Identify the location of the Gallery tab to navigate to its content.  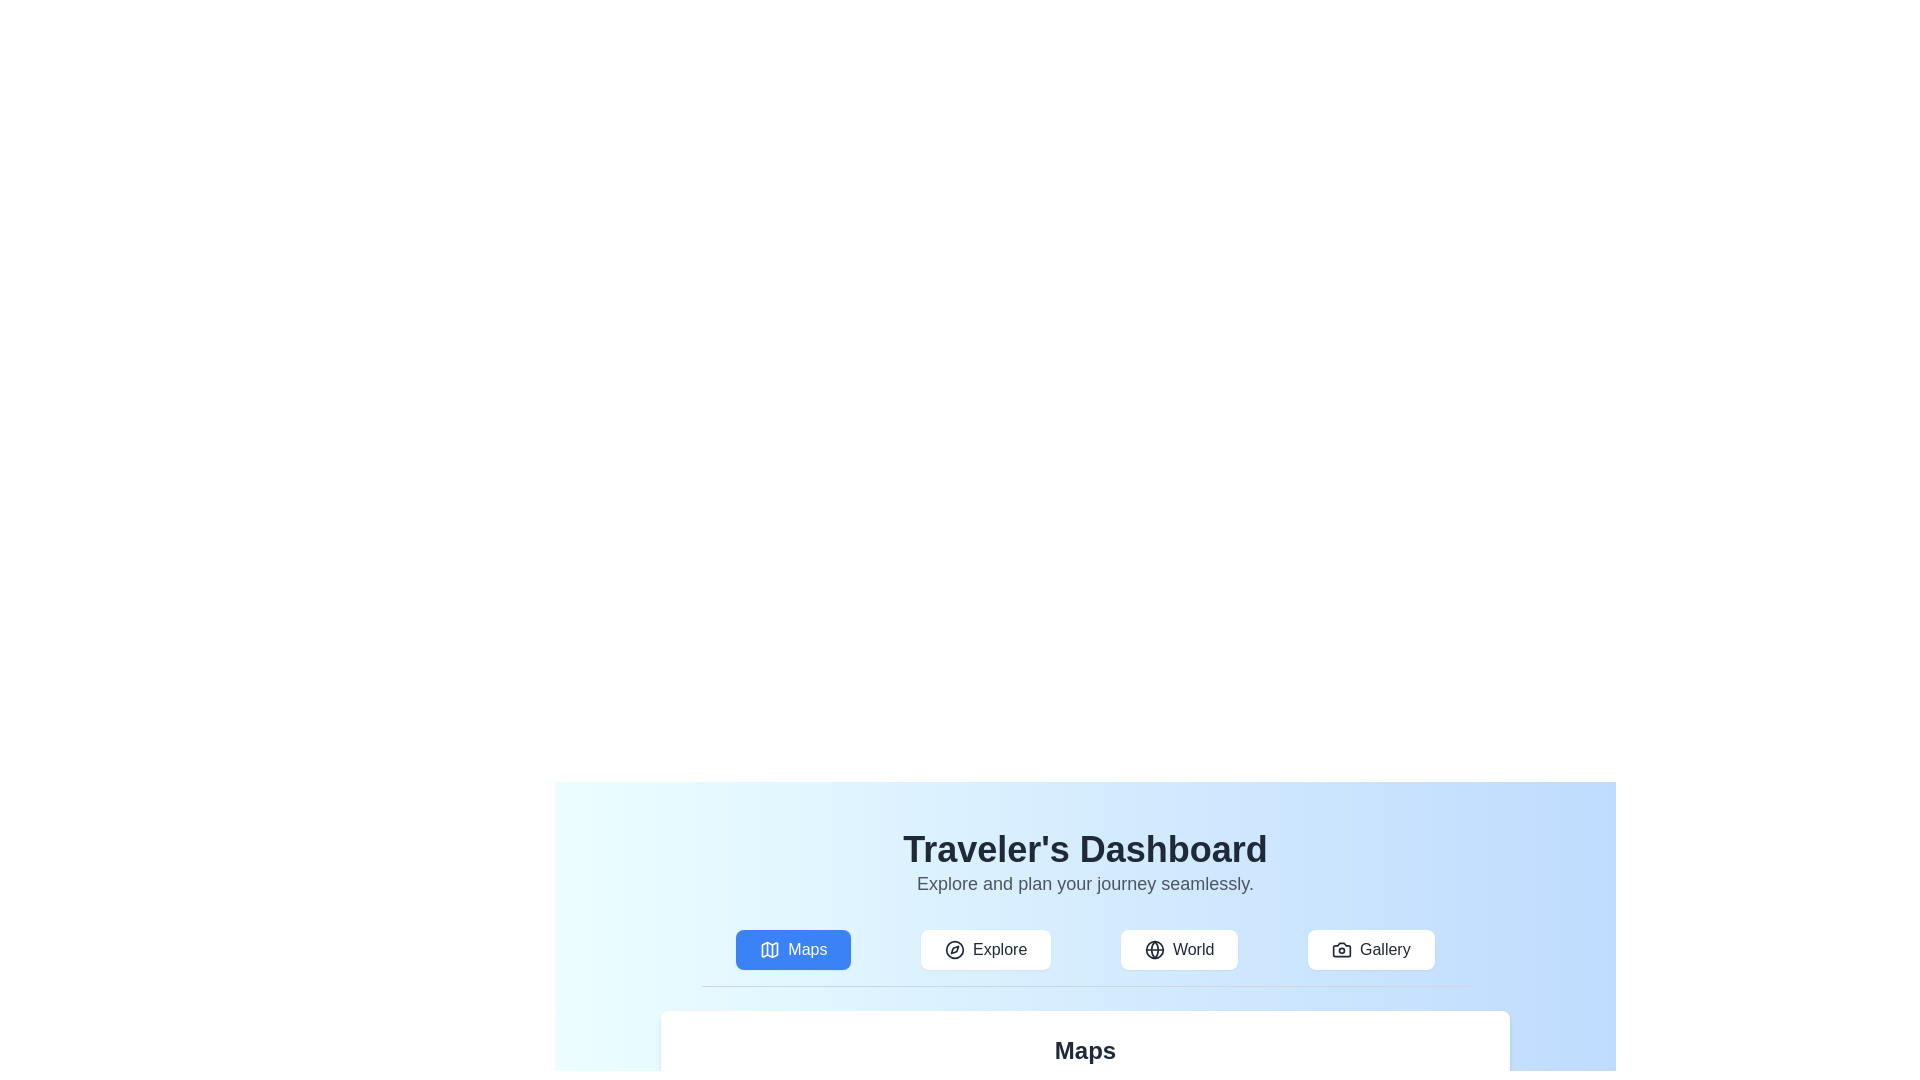
(1370, 948).